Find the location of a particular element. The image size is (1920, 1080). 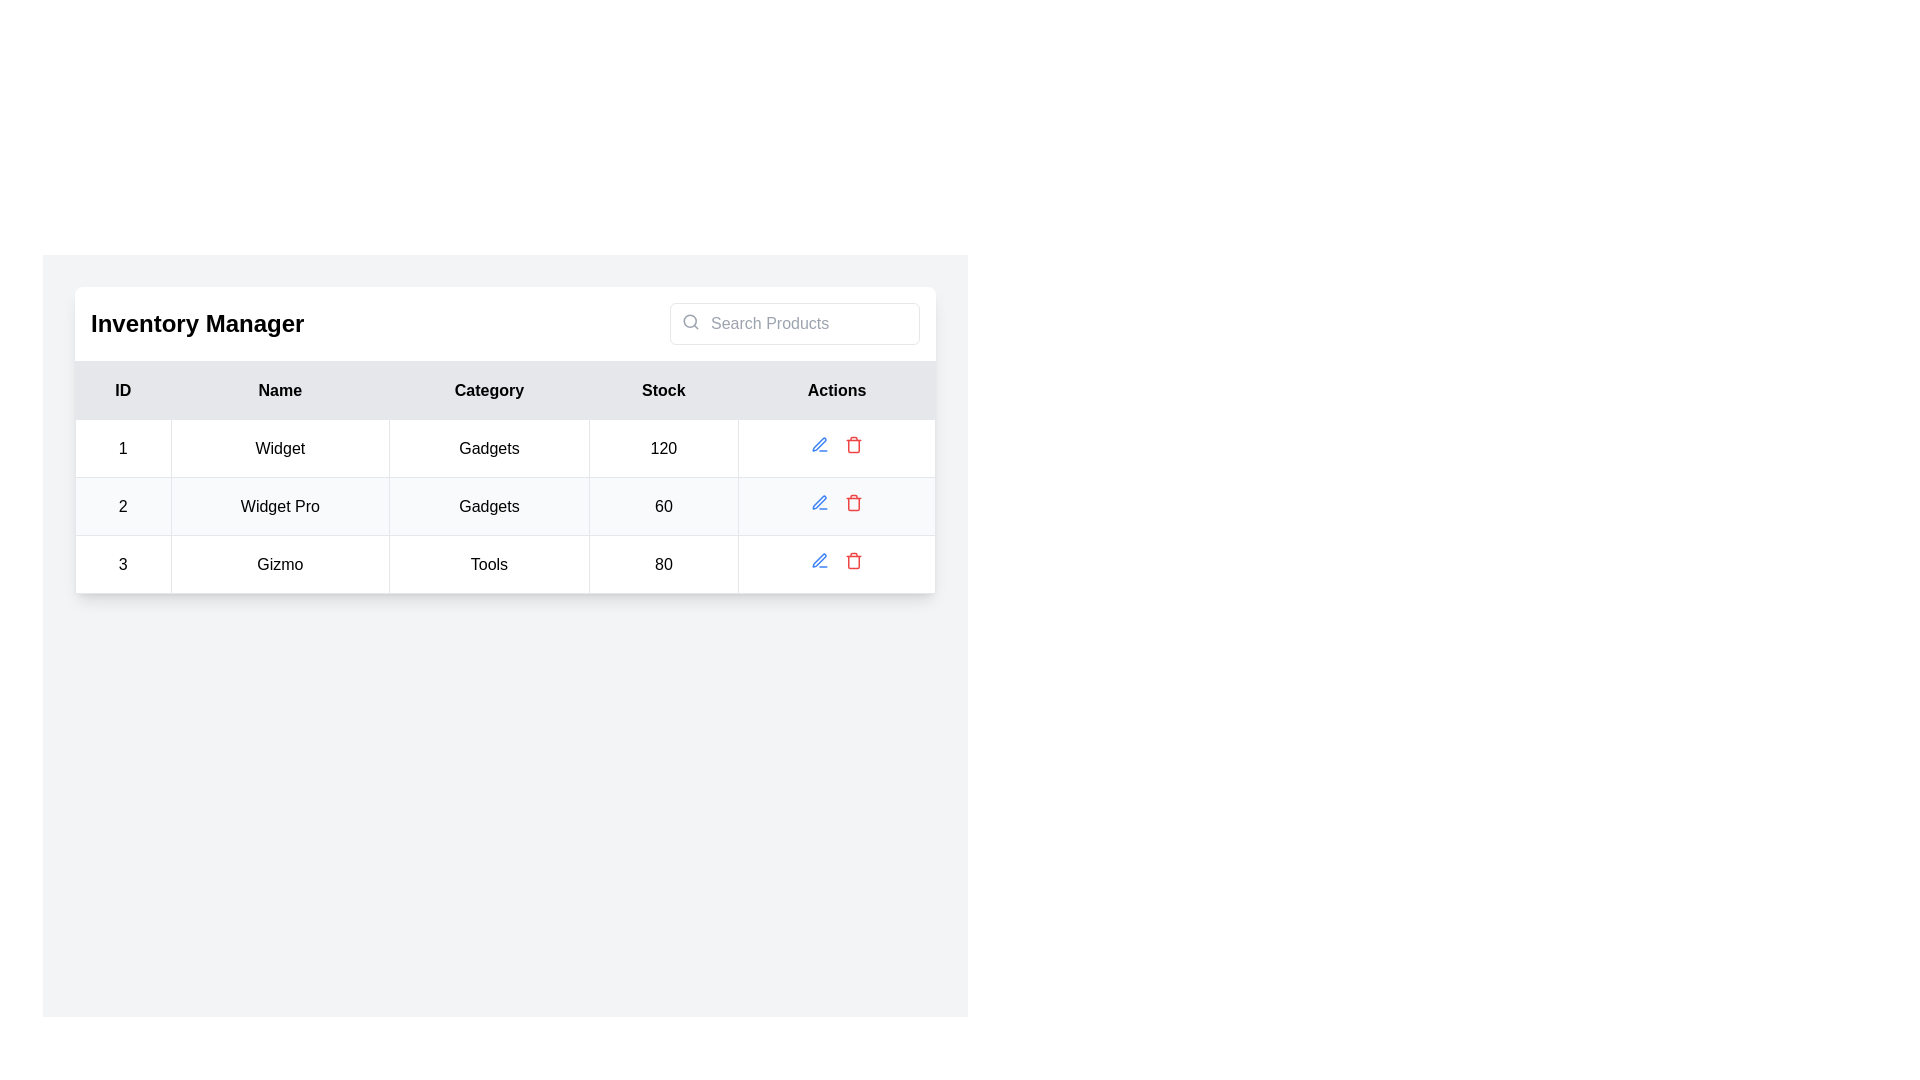

the stock quantity text label in the fourth column of the first row of the inventory table is located at coordinates (663, 447).